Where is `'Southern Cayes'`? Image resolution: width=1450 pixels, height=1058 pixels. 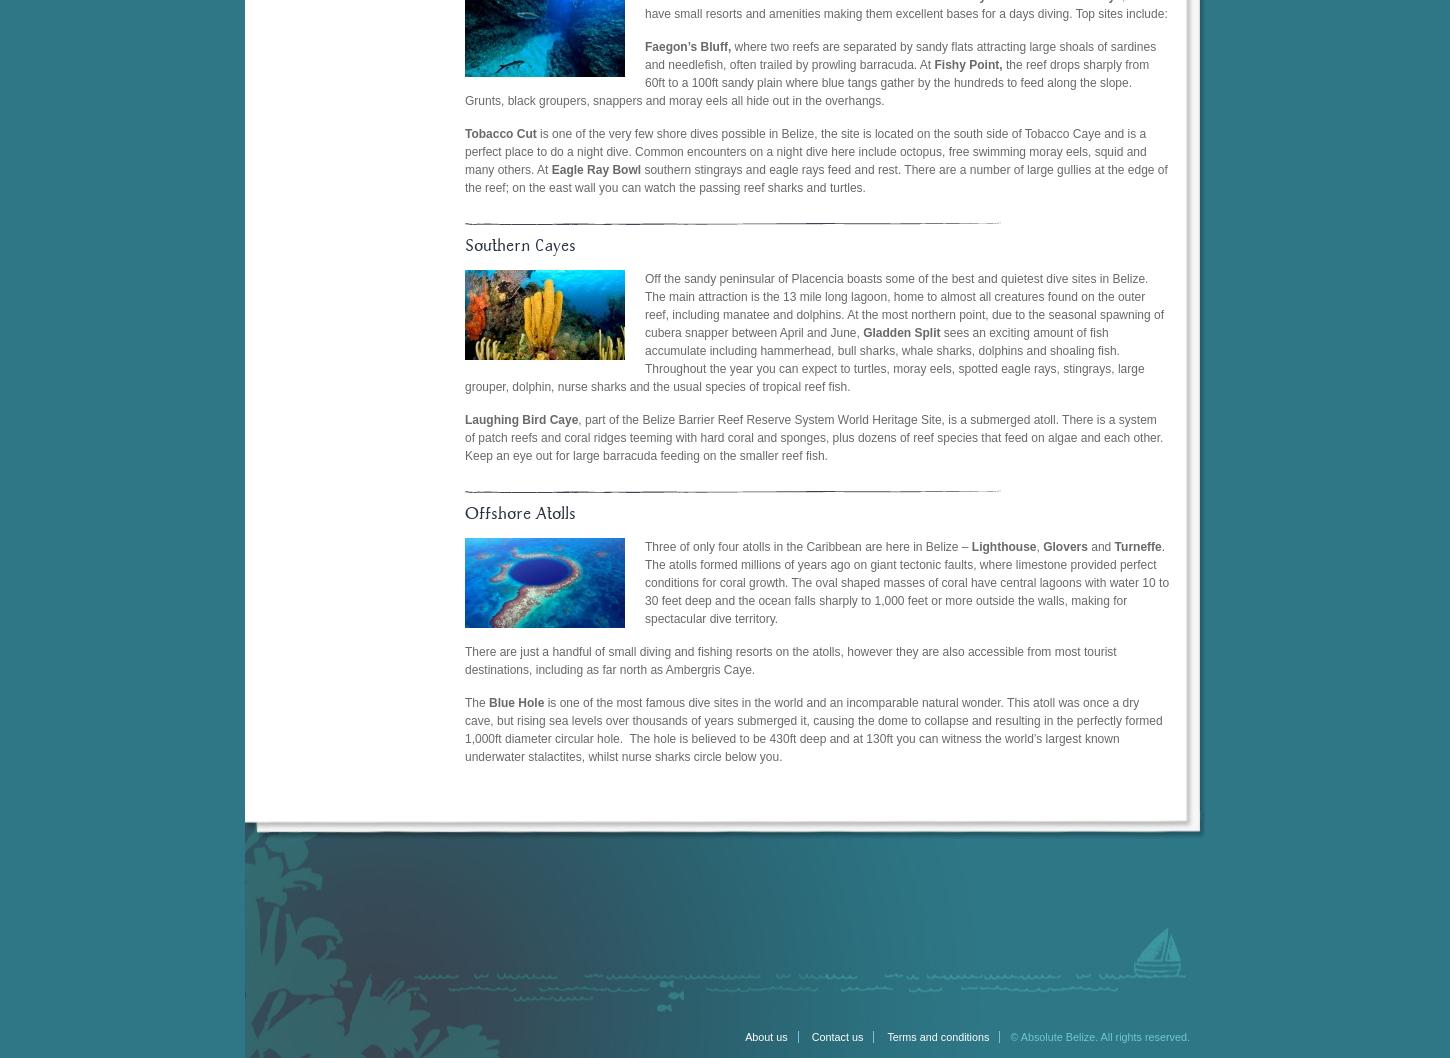 'Southern Cayes' is located at coordinates (520, 245).